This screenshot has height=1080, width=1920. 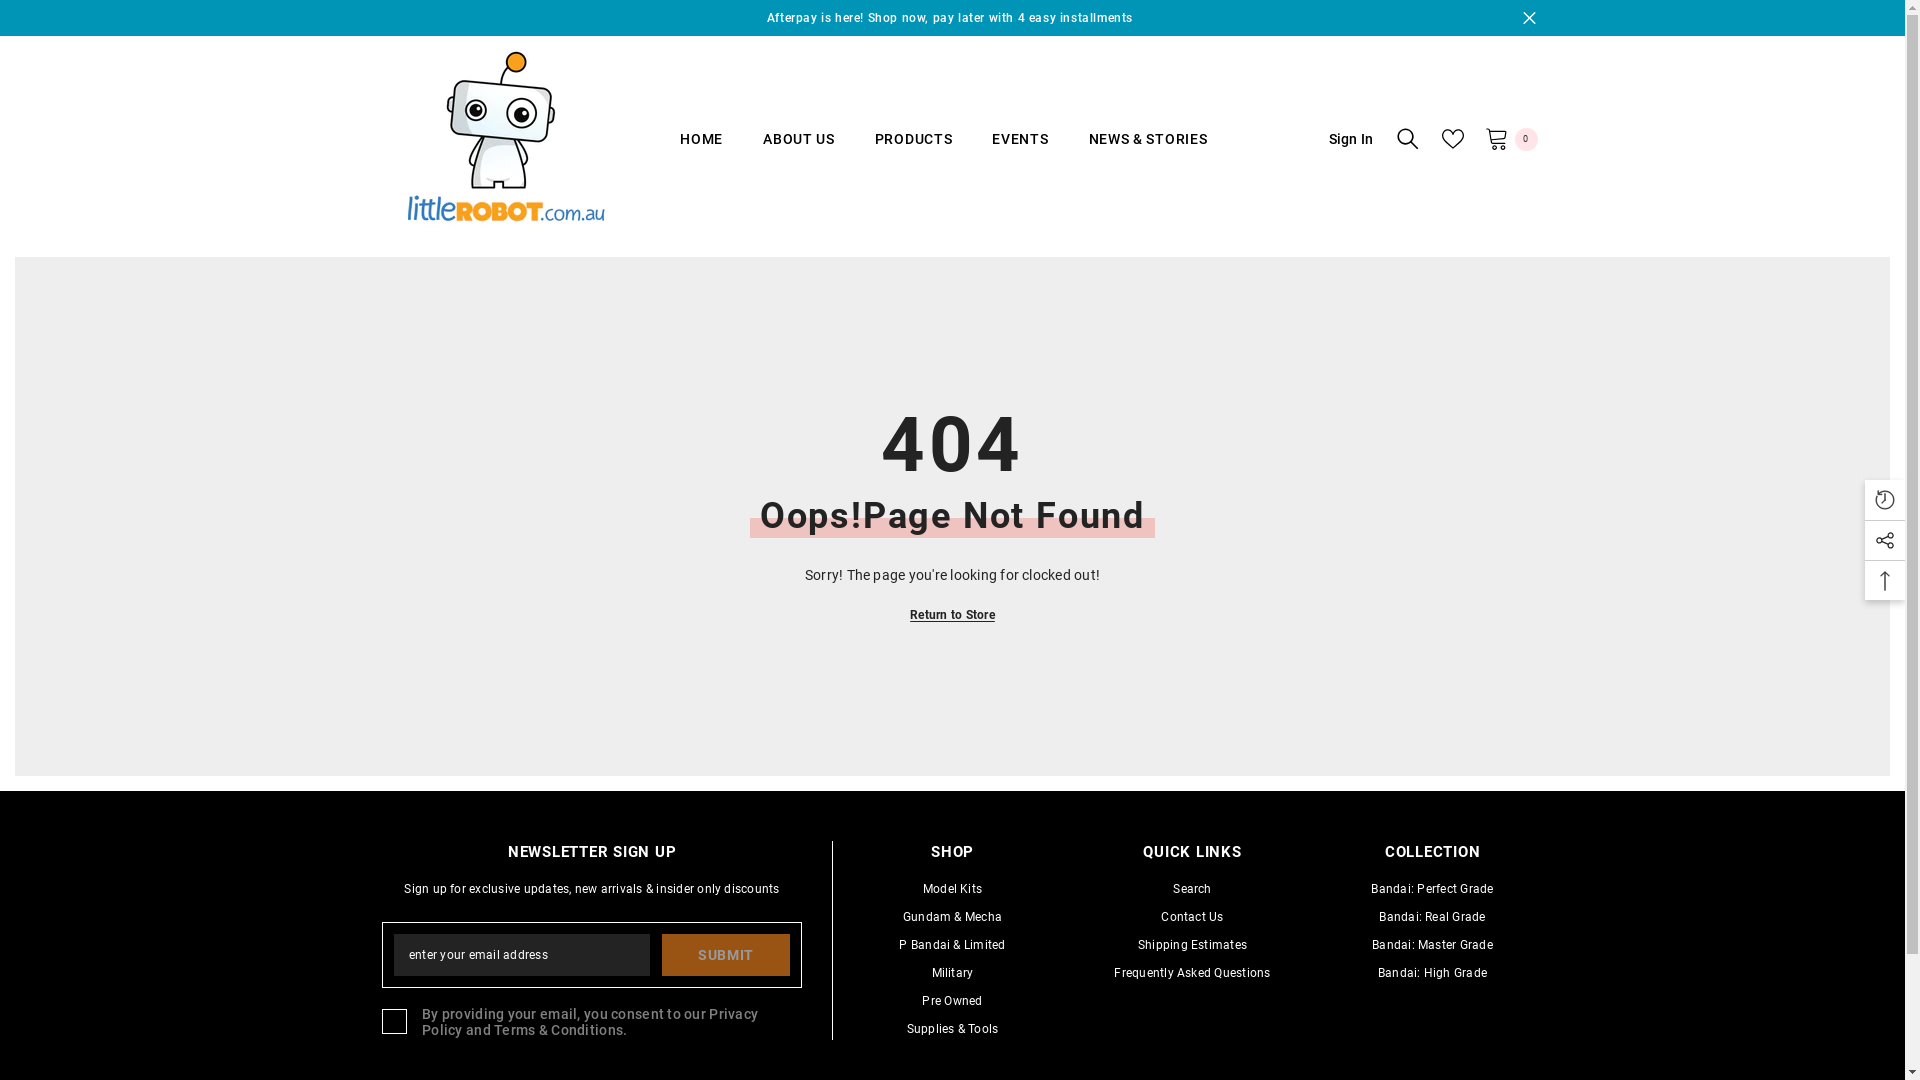 I want to click on 'PRODUCTS', so click(x=912, y=151).